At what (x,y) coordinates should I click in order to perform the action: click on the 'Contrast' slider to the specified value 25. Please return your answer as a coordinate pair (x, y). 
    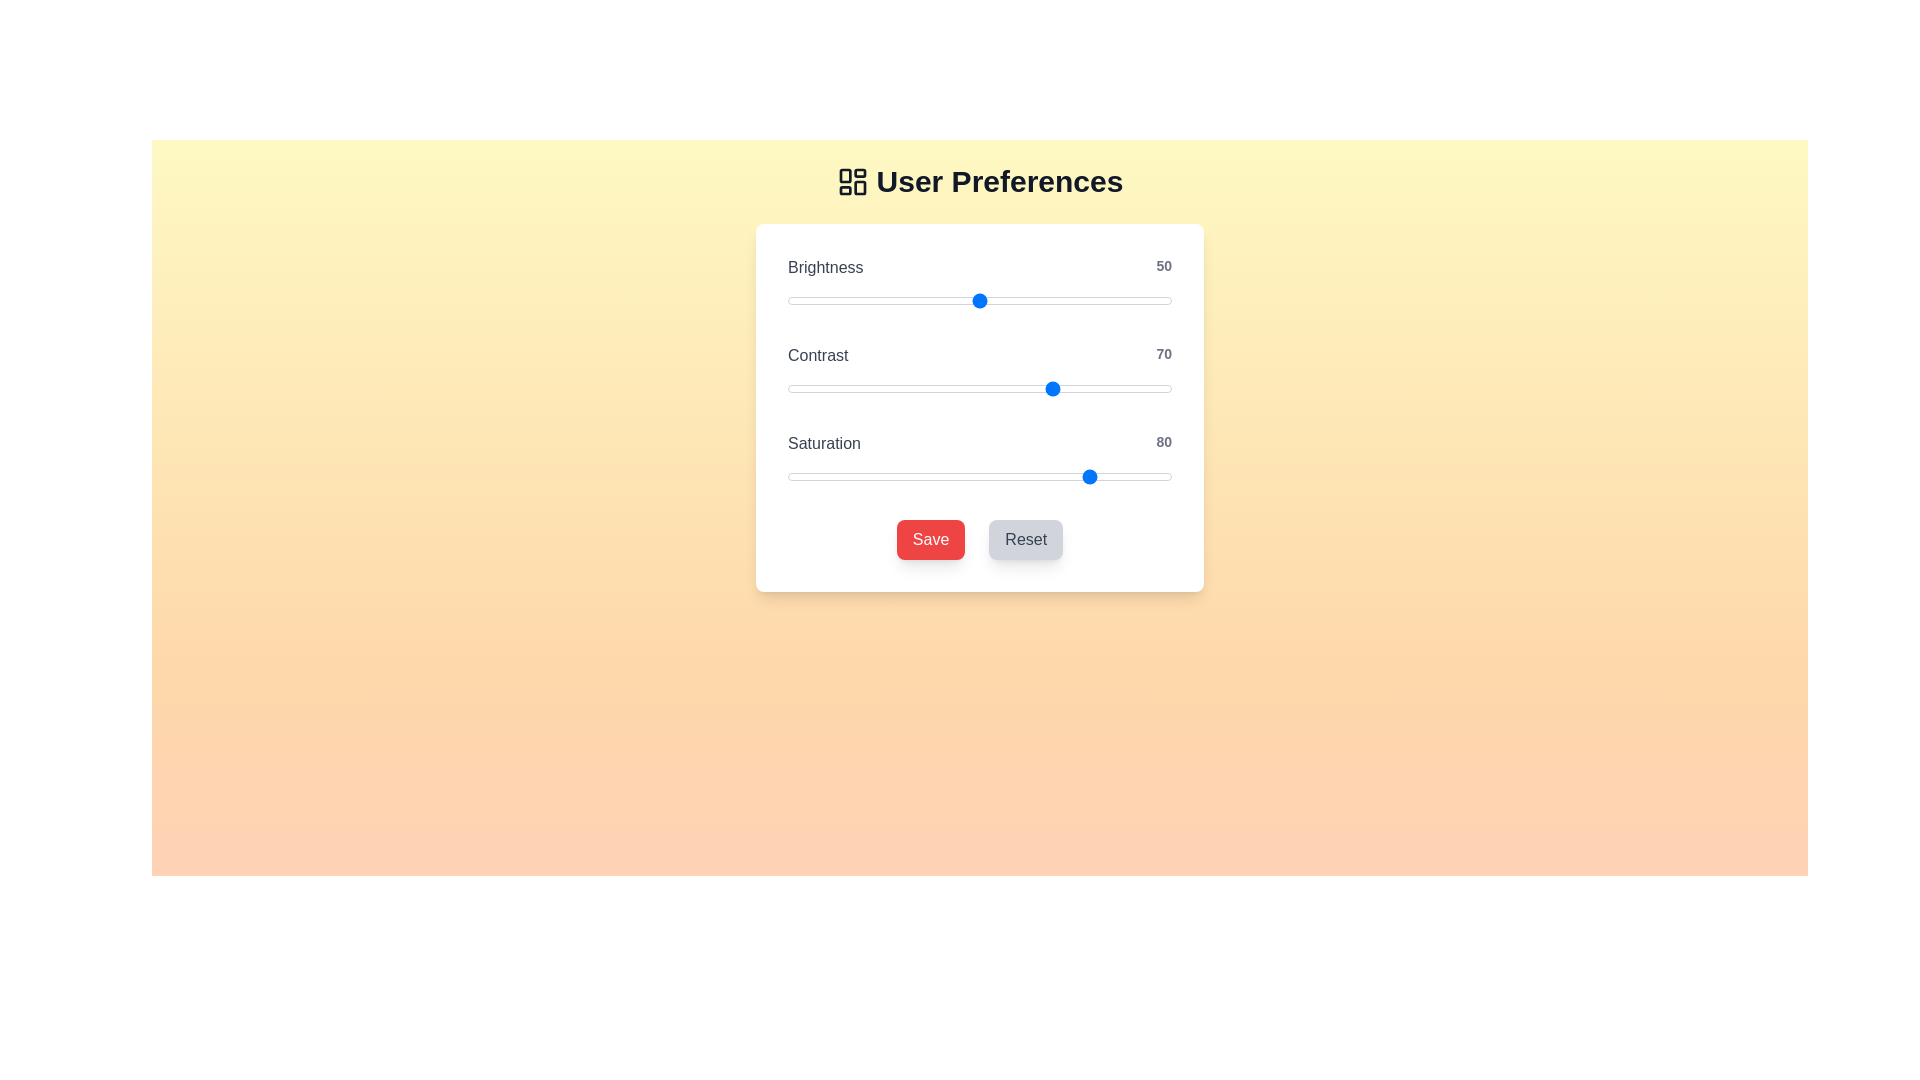
    Looking at the image, I should click on (882, 389).